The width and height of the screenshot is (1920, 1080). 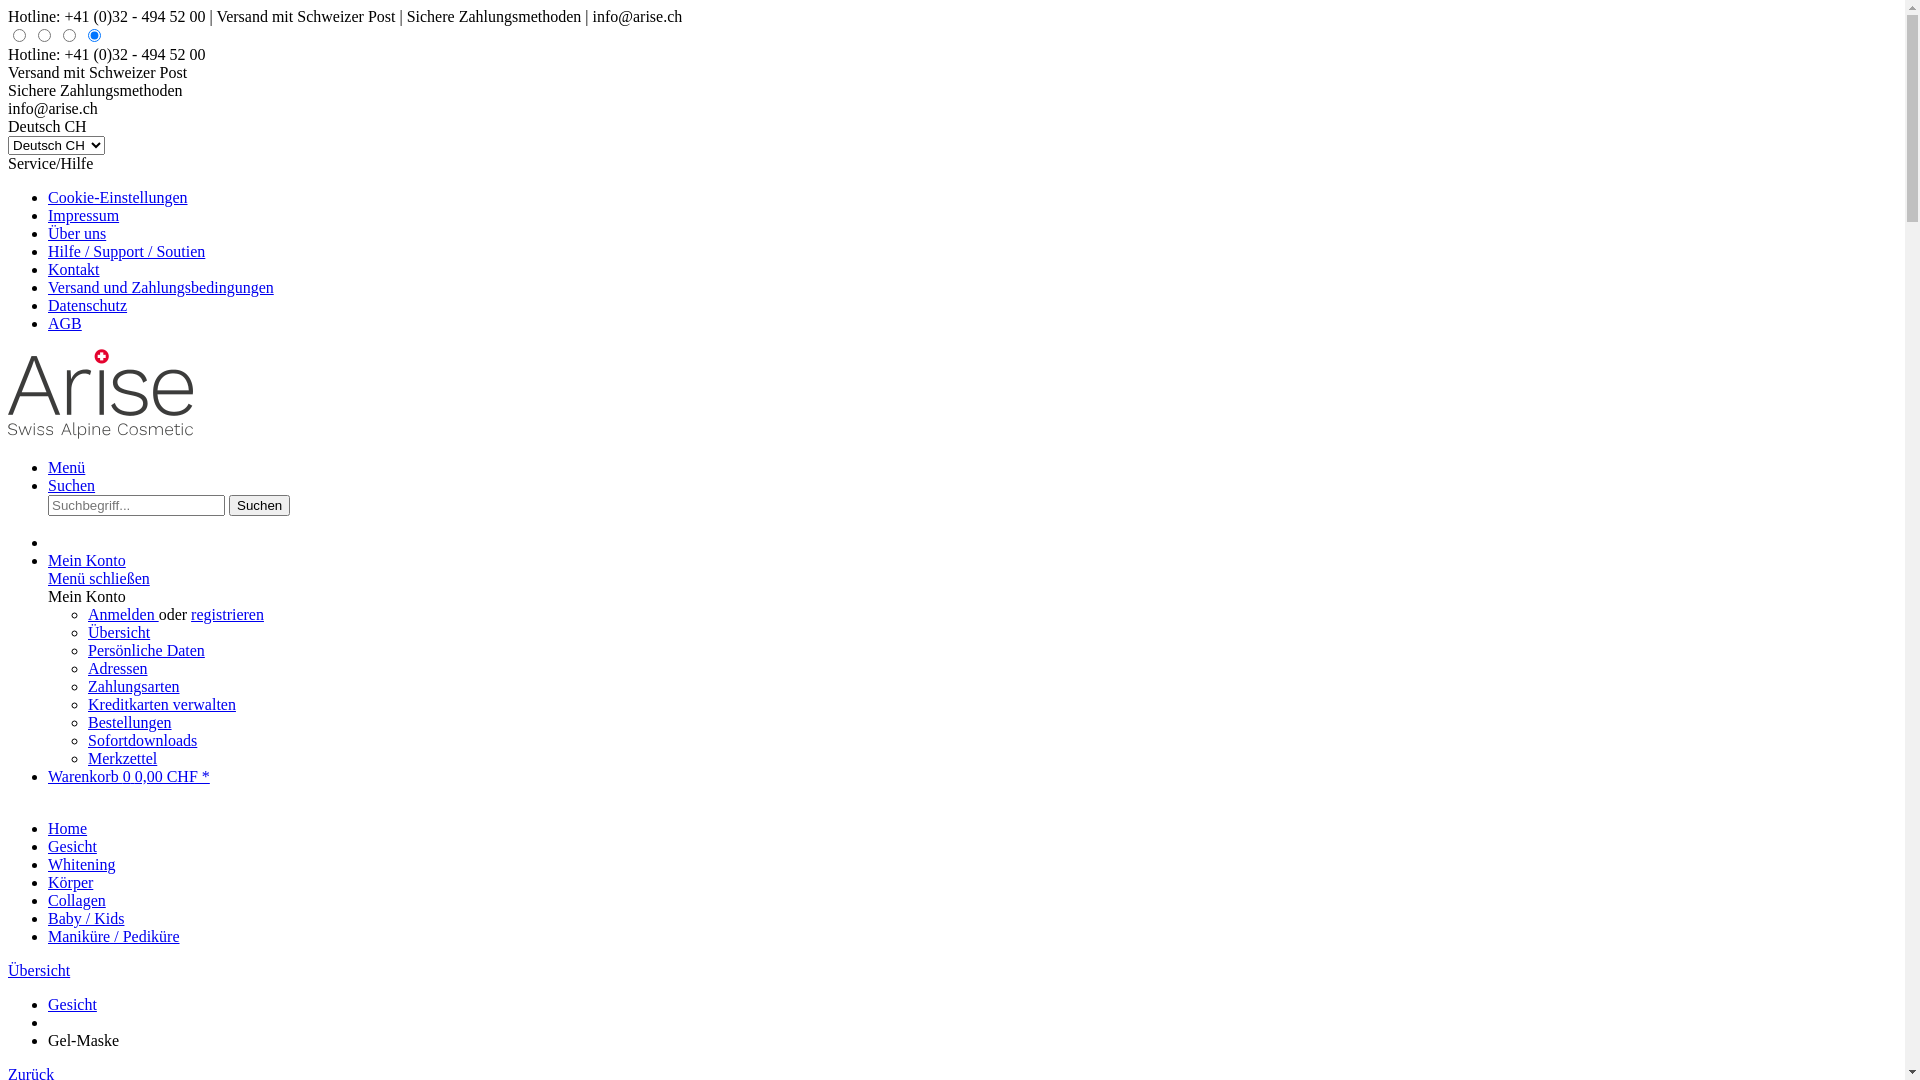 I want to click on 'Sofortdownloads', so click(x=86, y=740).